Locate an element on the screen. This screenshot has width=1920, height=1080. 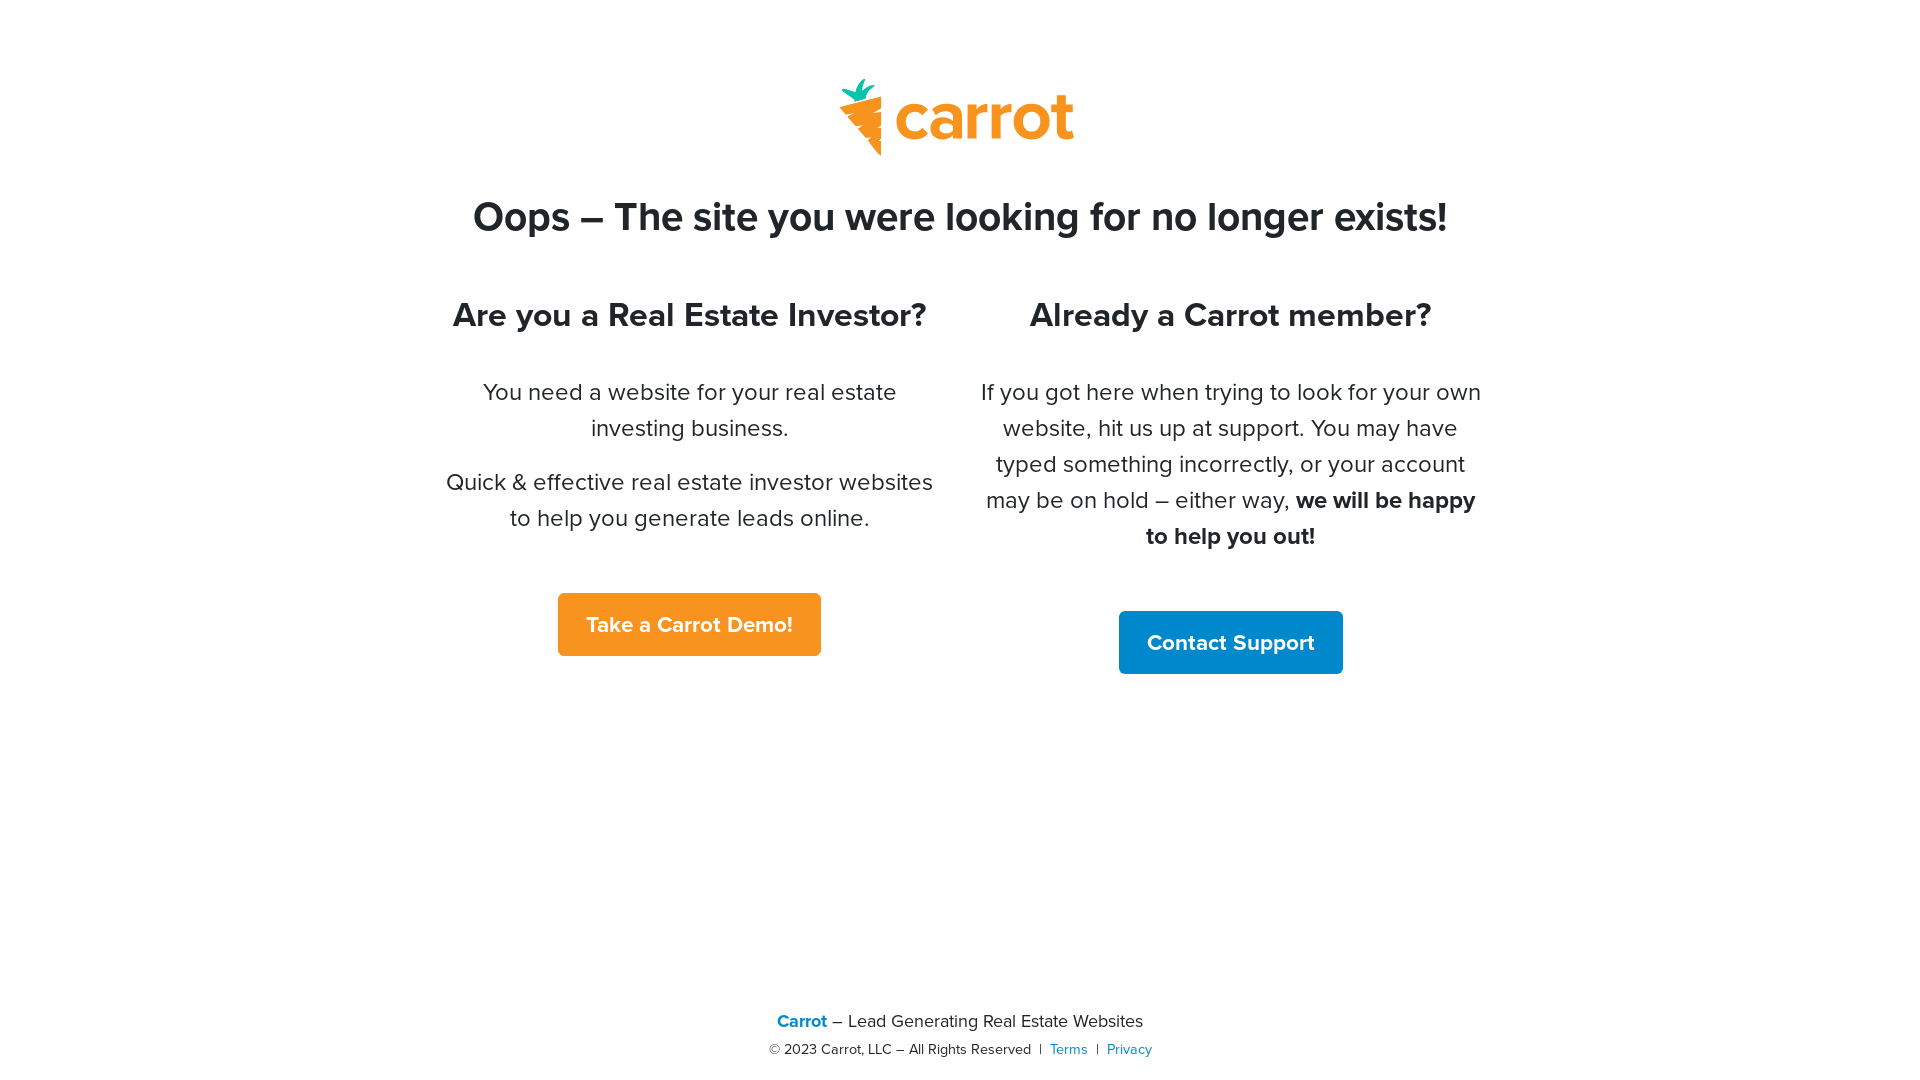
'Take a Carrot Demo!' is located at coordinates (557, 623).